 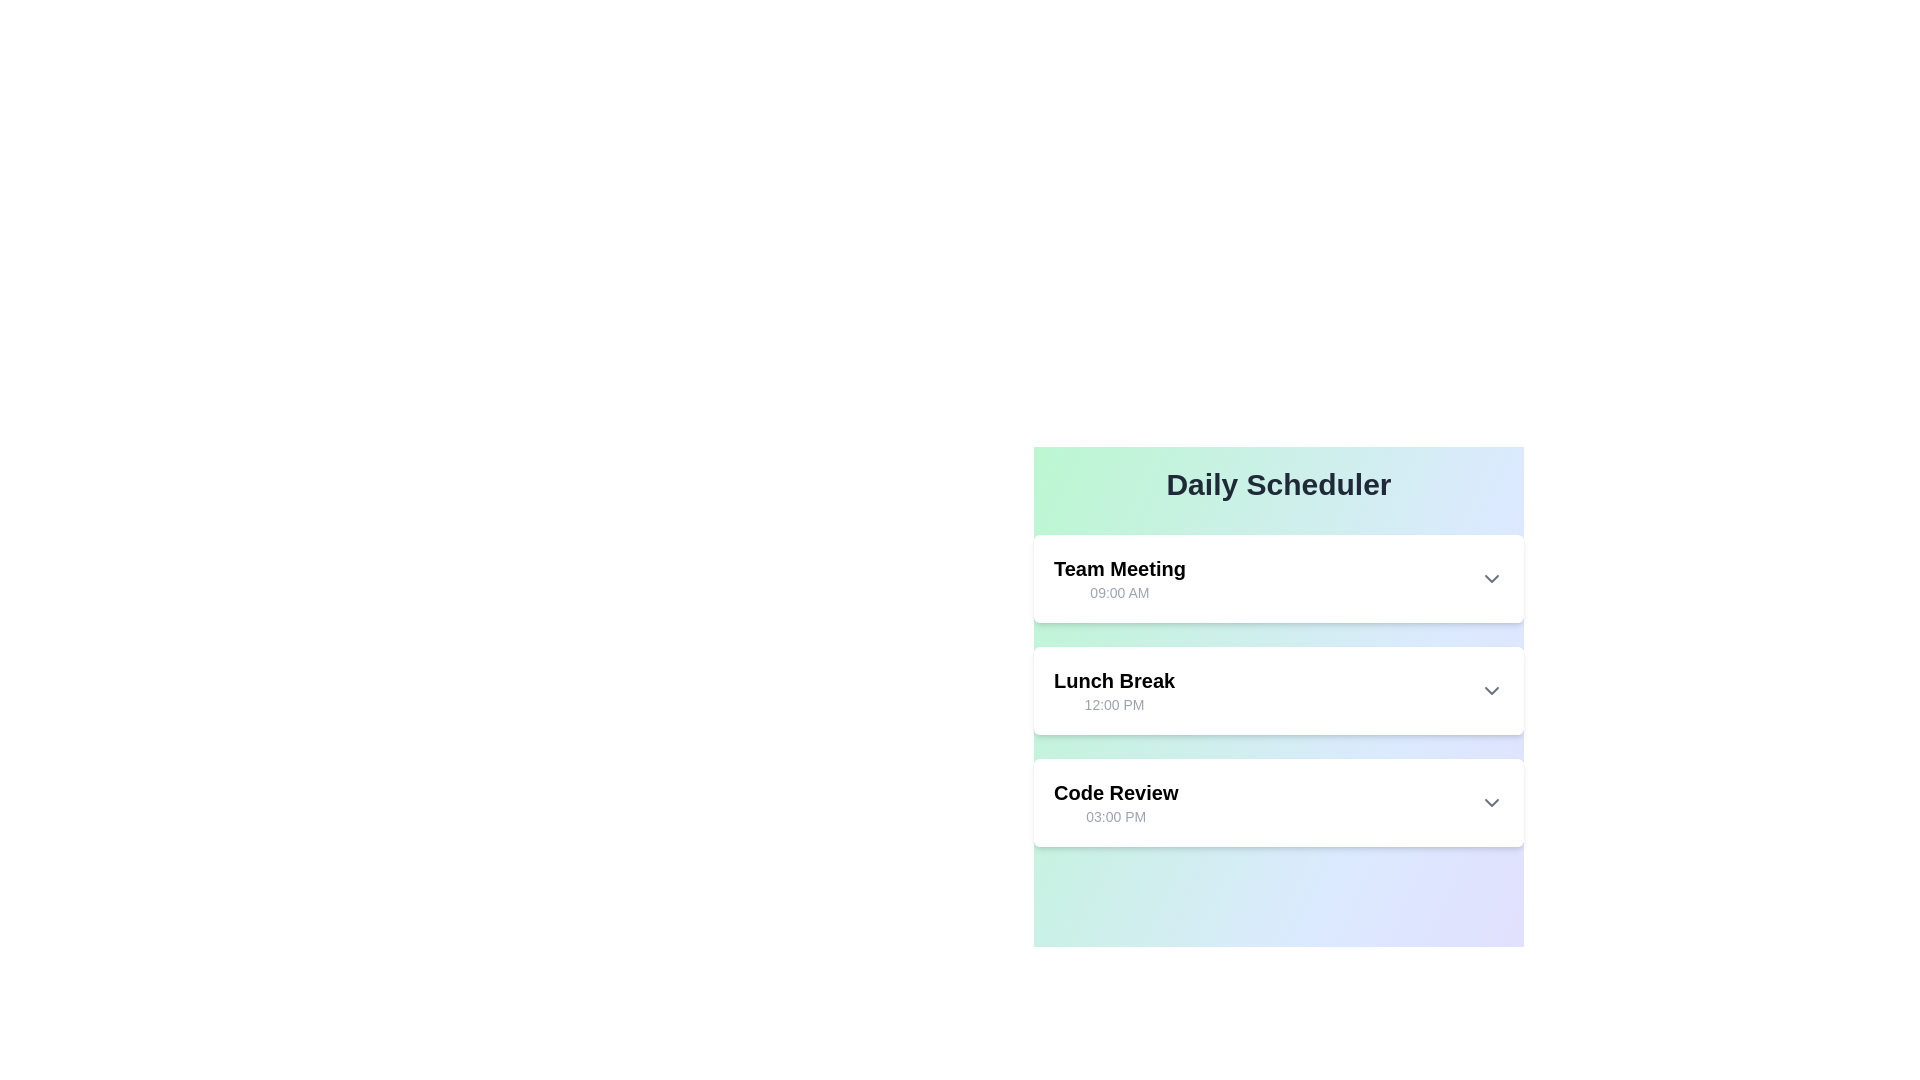 I want to click on the 'Lunch Break' list item, so click(x=1277, y=689).